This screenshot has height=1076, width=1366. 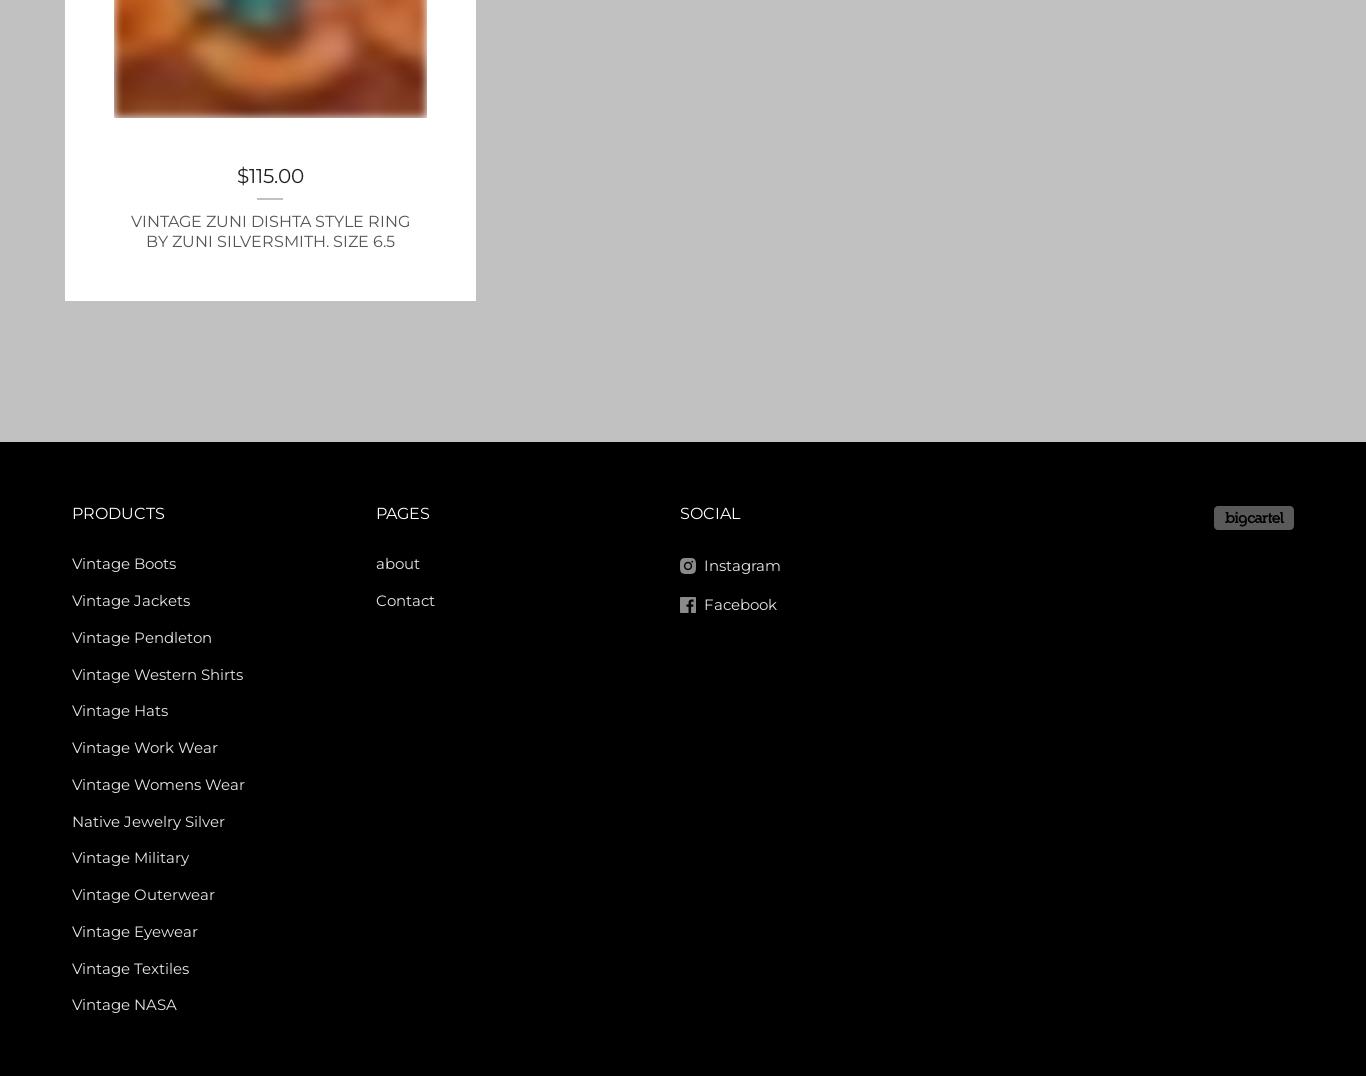 I want to click on 'Vintage Textiles', so click(x=129, y=967).